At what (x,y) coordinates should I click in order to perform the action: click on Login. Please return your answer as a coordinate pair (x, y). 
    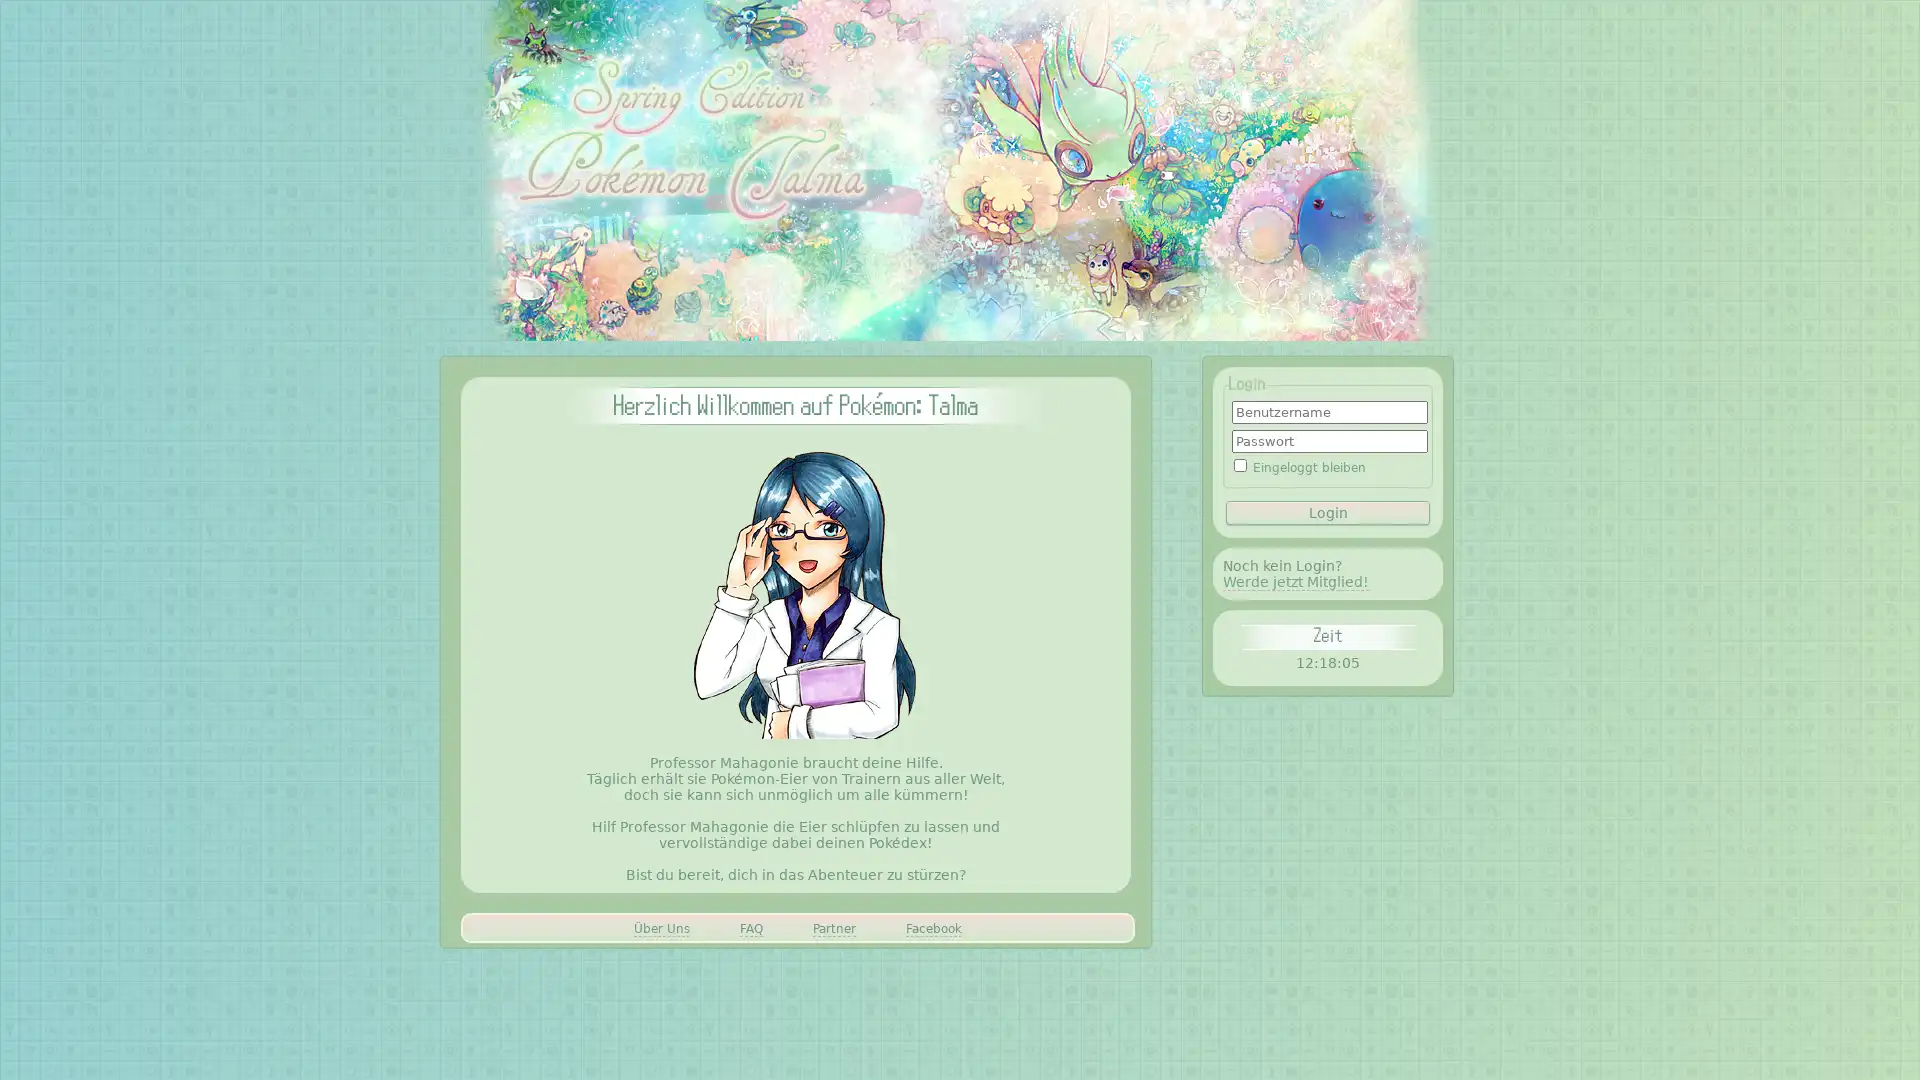
    Looking at the image, I should click on (1328, 511).